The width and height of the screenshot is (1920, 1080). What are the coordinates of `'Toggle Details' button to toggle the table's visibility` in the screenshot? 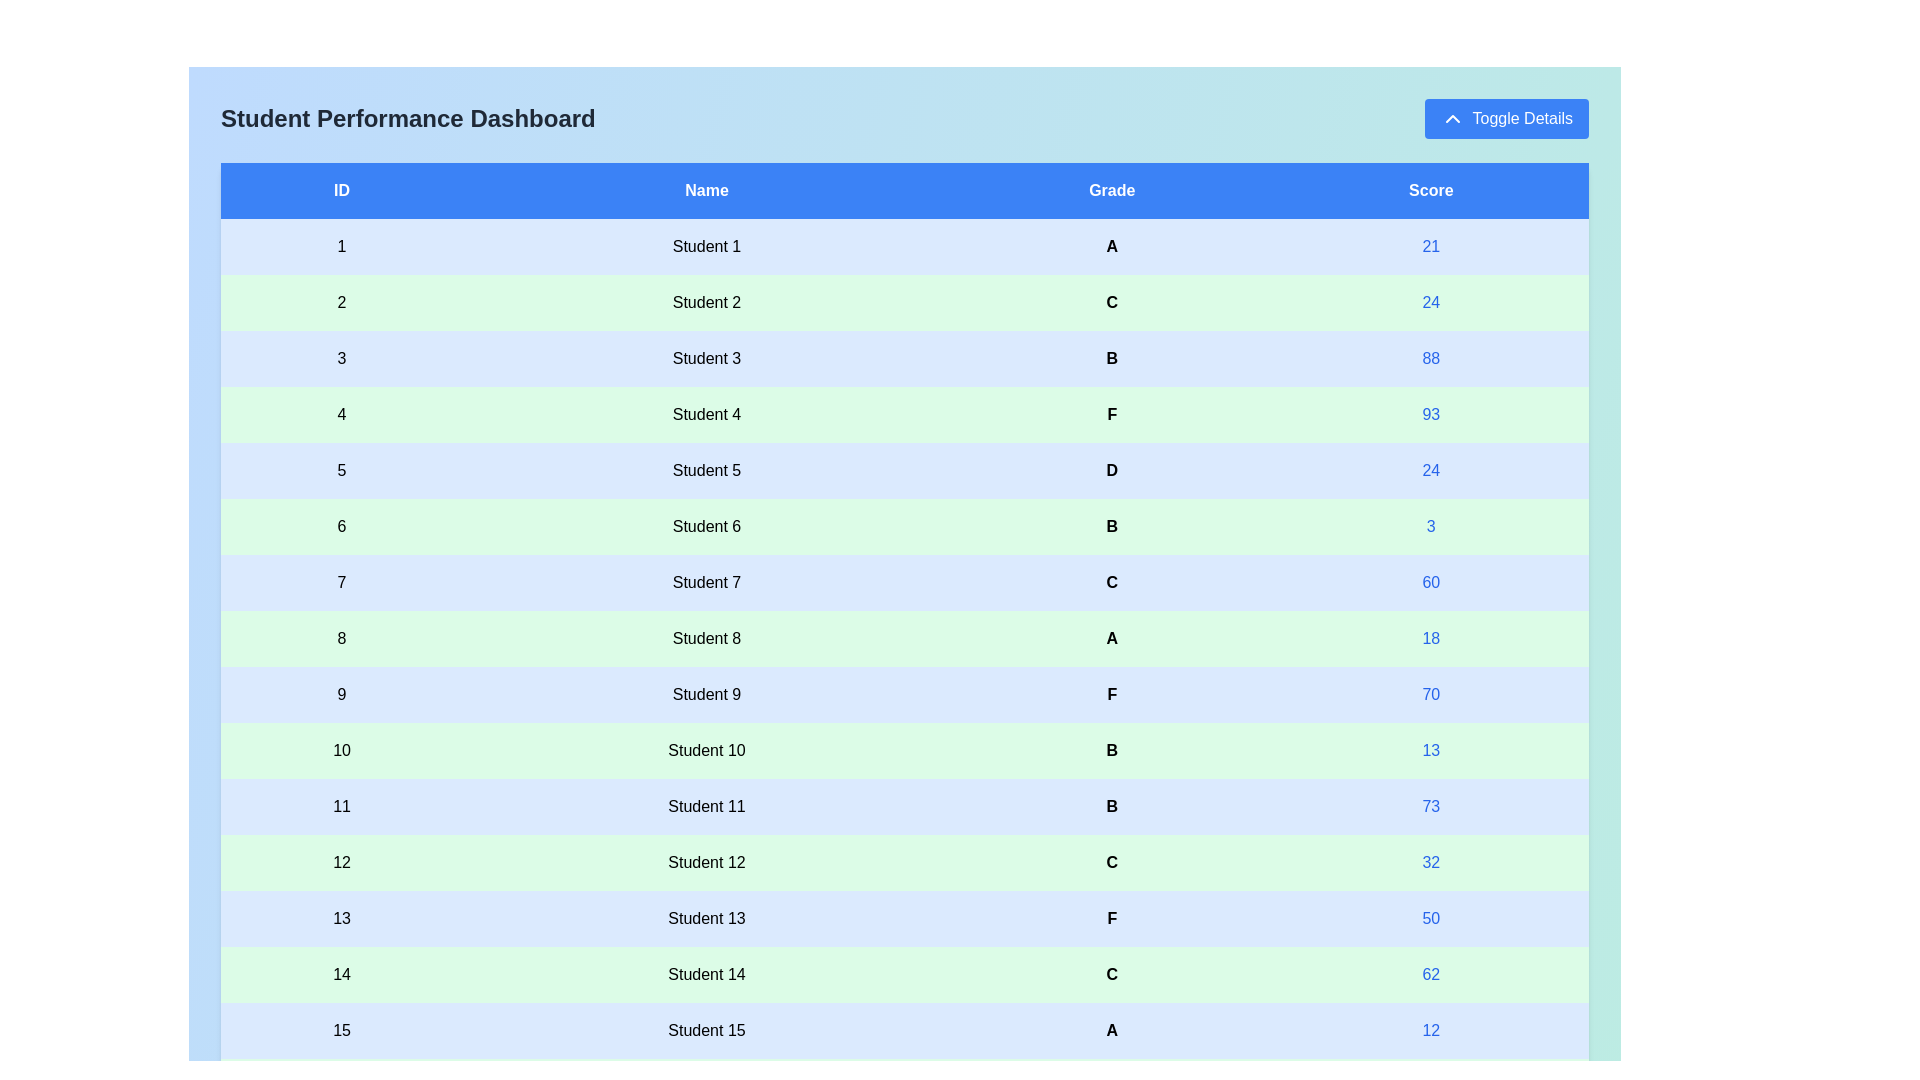 It's located at (1506, 119).